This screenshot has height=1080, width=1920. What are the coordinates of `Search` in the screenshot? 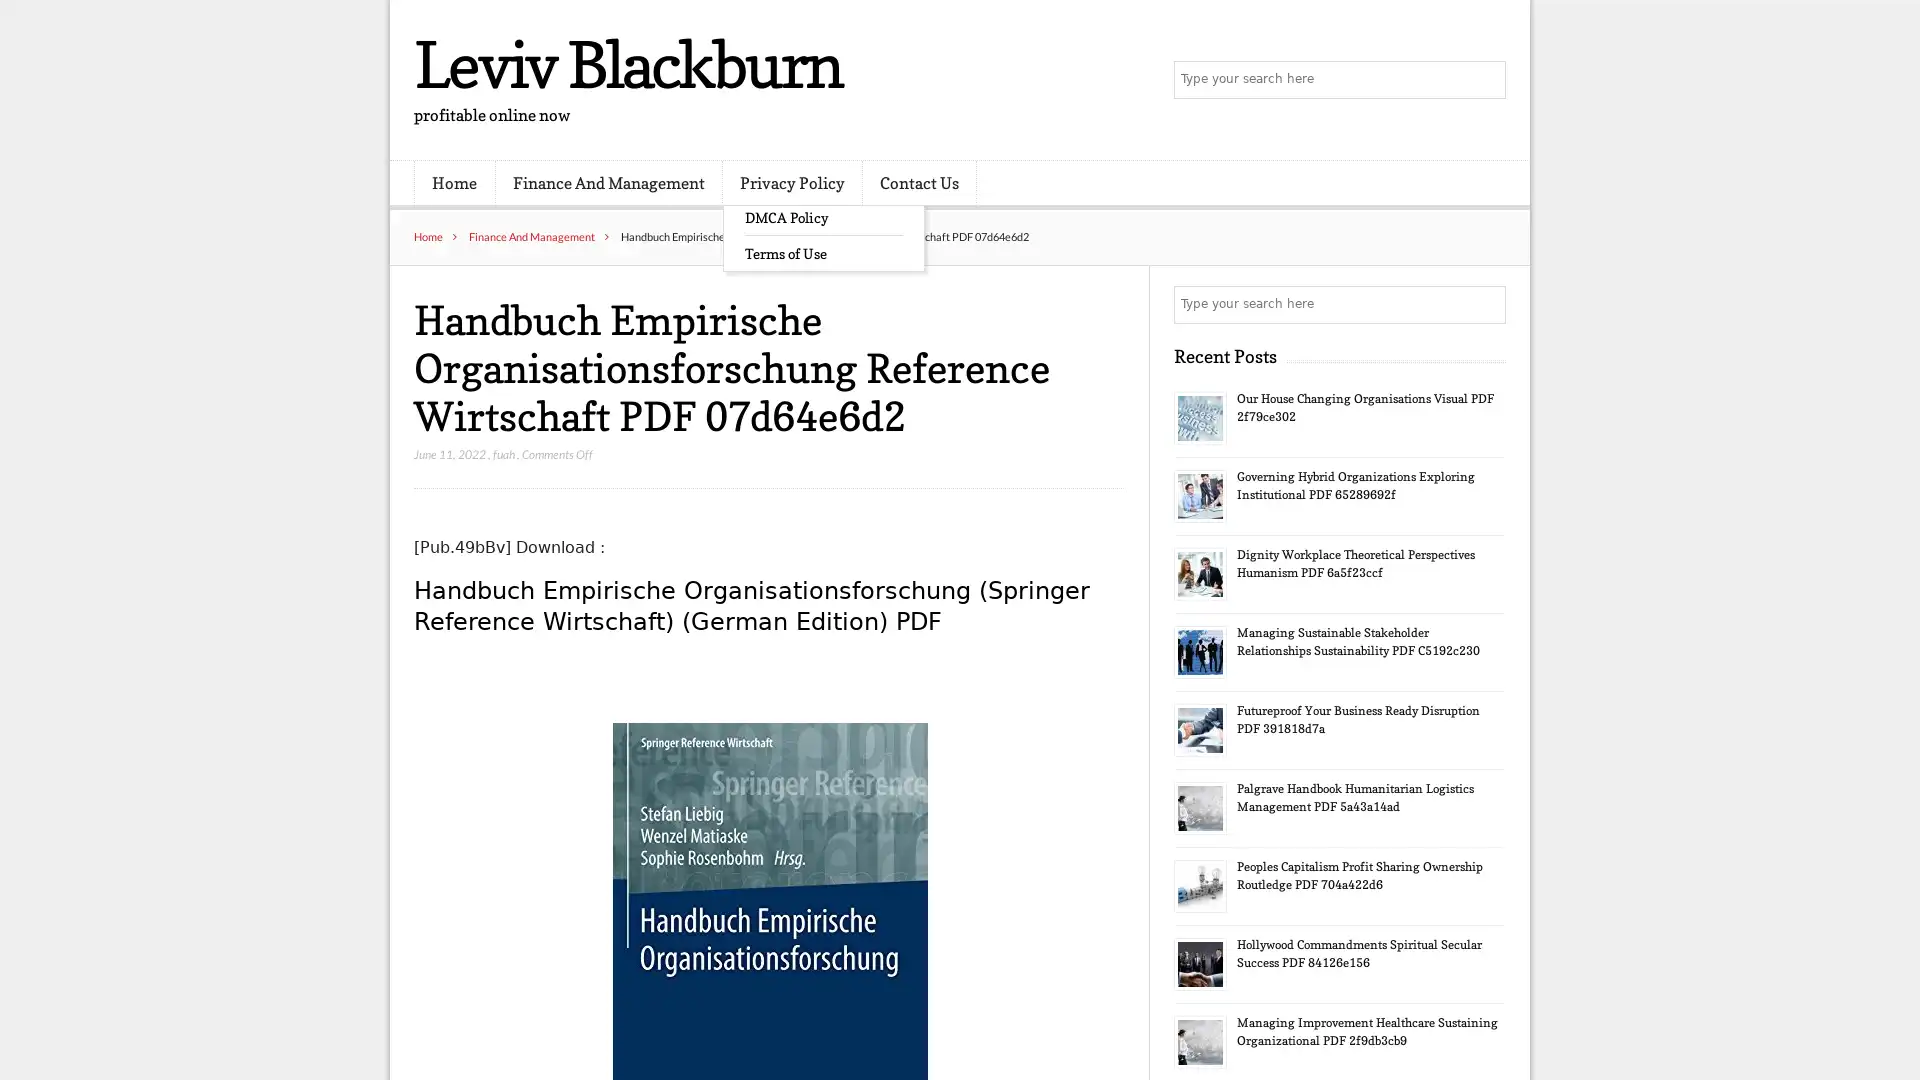 It's located at (1485, 80).